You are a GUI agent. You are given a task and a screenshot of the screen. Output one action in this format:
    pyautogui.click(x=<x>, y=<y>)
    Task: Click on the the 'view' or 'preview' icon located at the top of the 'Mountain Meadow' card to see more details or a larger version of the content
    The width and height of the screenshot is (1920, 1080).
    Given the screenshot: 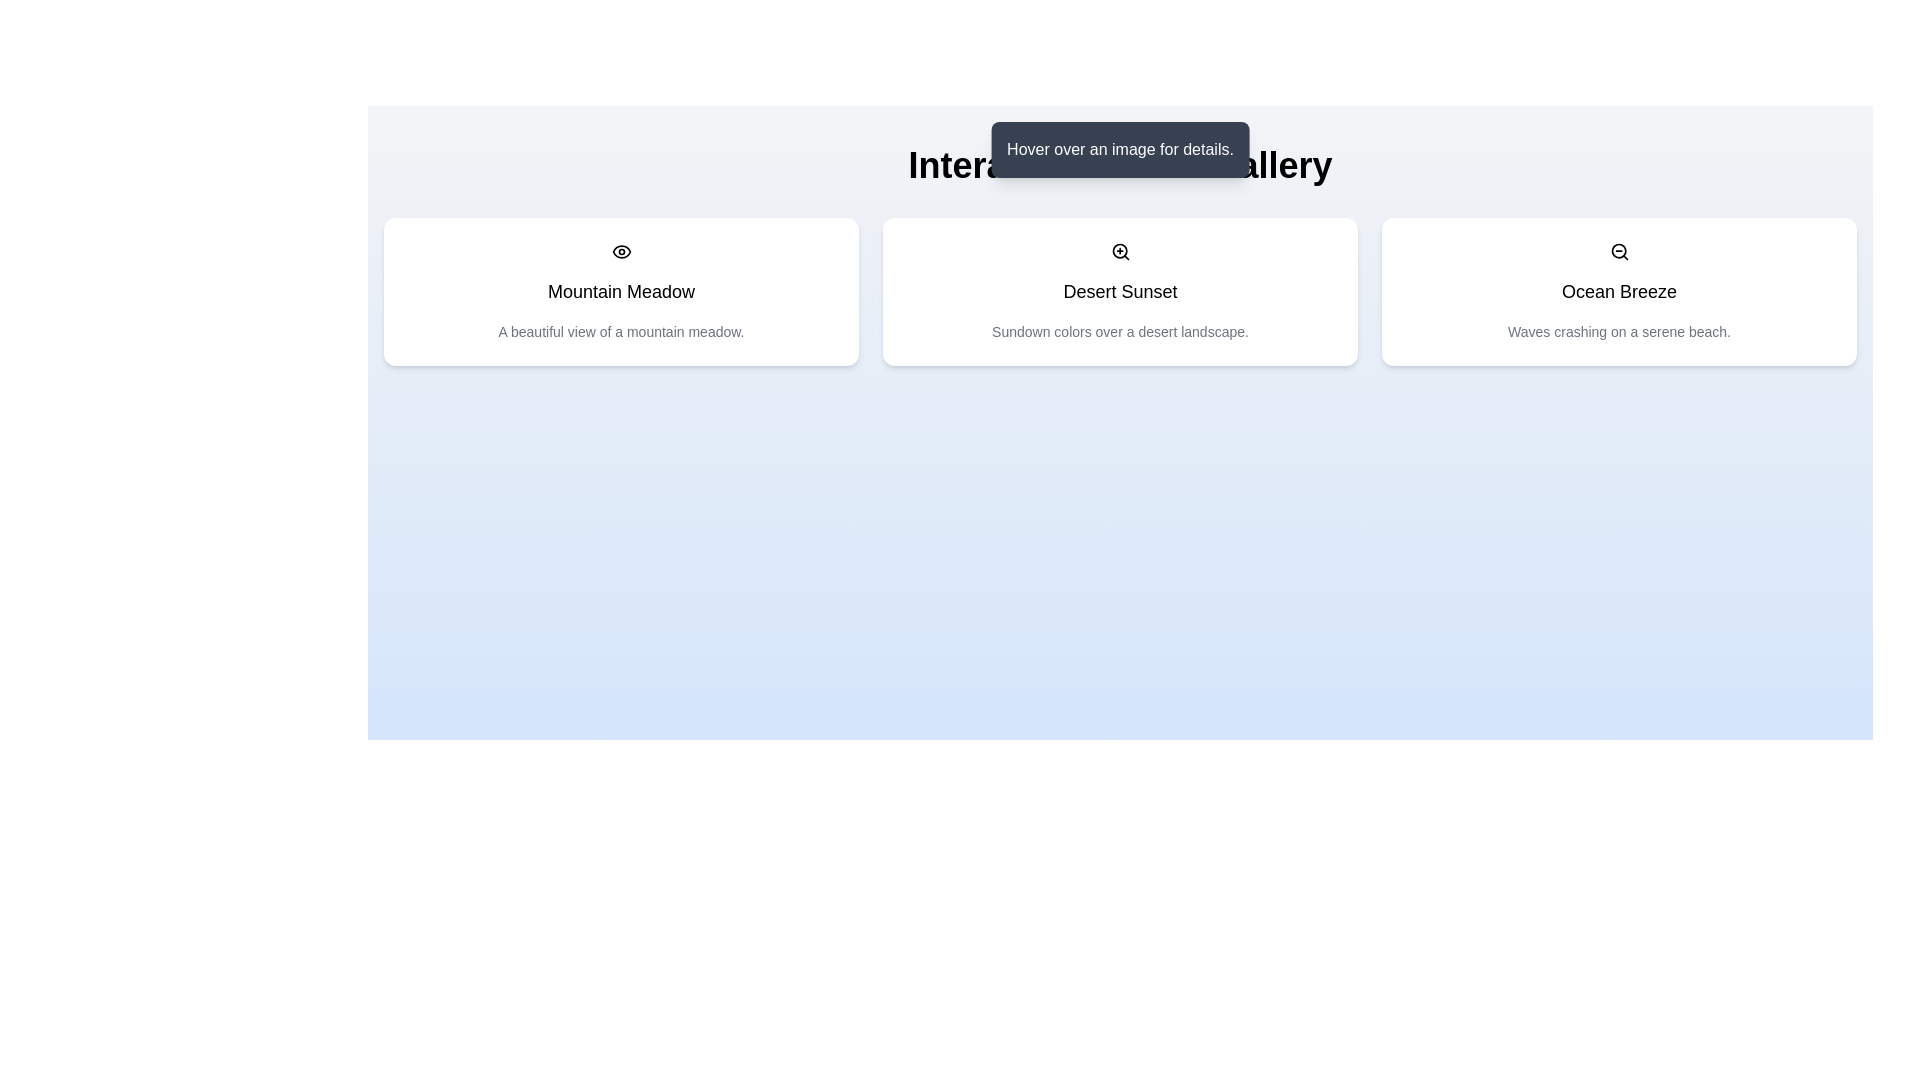 What is the action you would take?
    pyautogui.click(x=620, y=250)
    